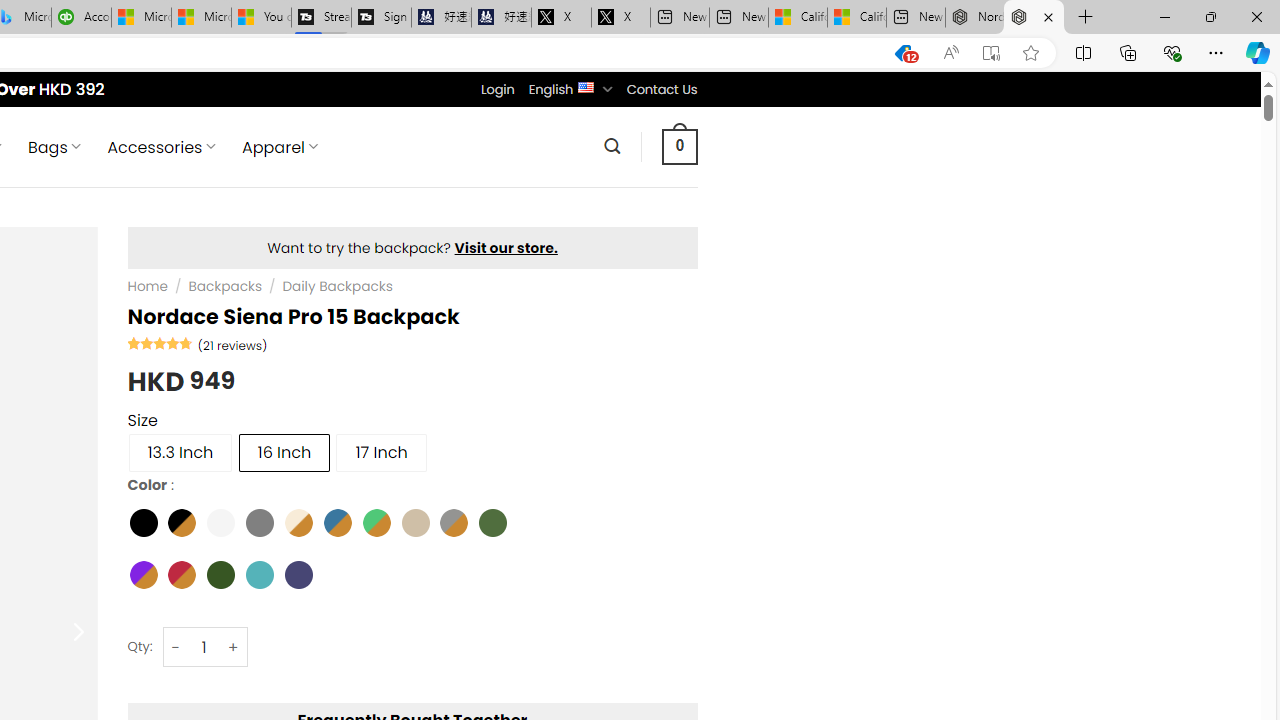 The width and height of the screenshot is (1280, 720). What do you see at coordinates (991, 52) in the screenshot?
I see `'Enter Immersive Reader (F9)'` at bounding box center [991, 52].